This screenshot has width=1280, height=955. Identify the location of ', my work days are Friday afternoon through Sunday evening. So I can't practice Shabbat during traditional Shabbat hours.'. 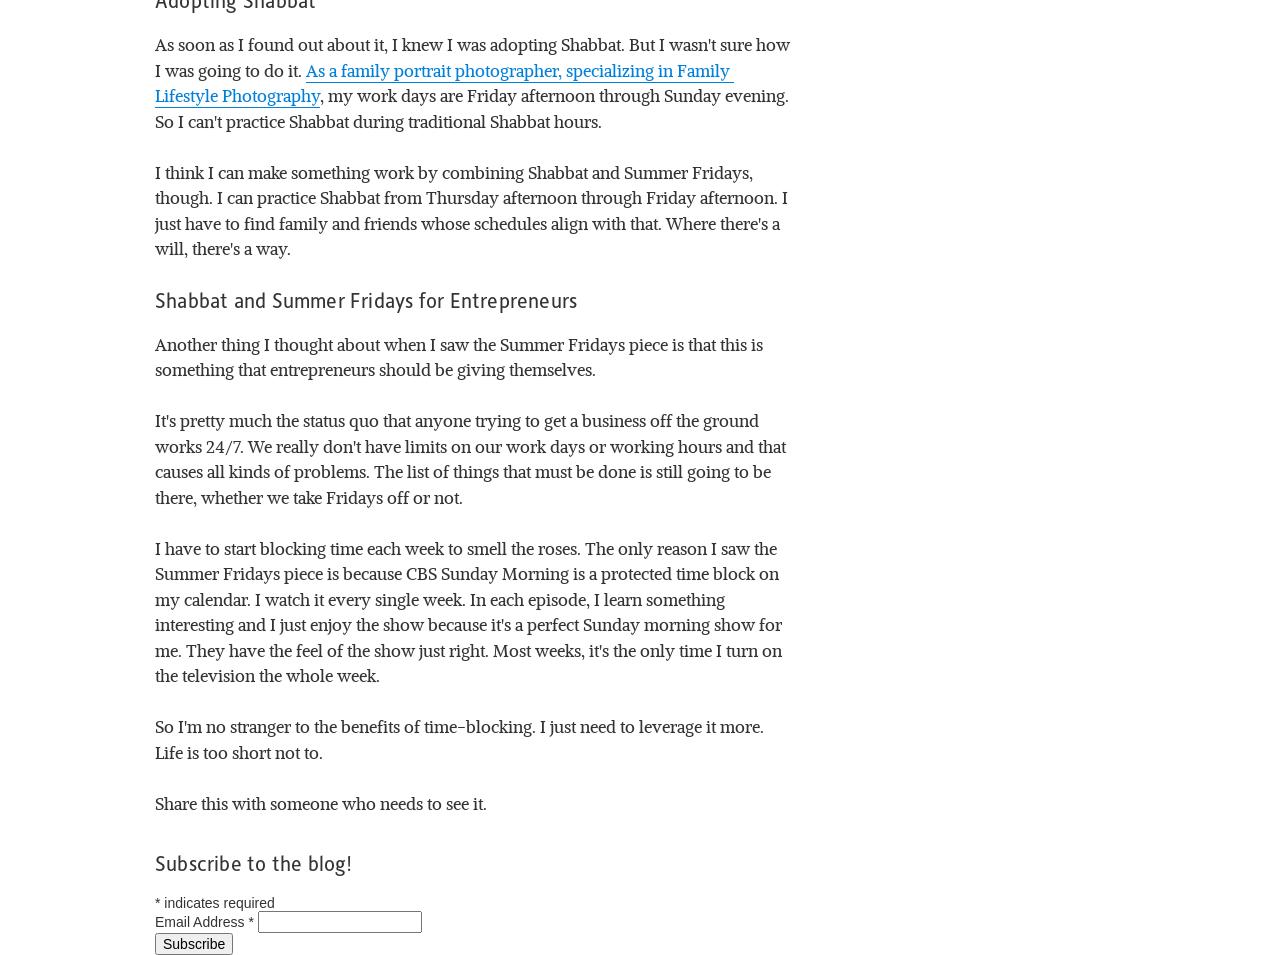
(154, 107).